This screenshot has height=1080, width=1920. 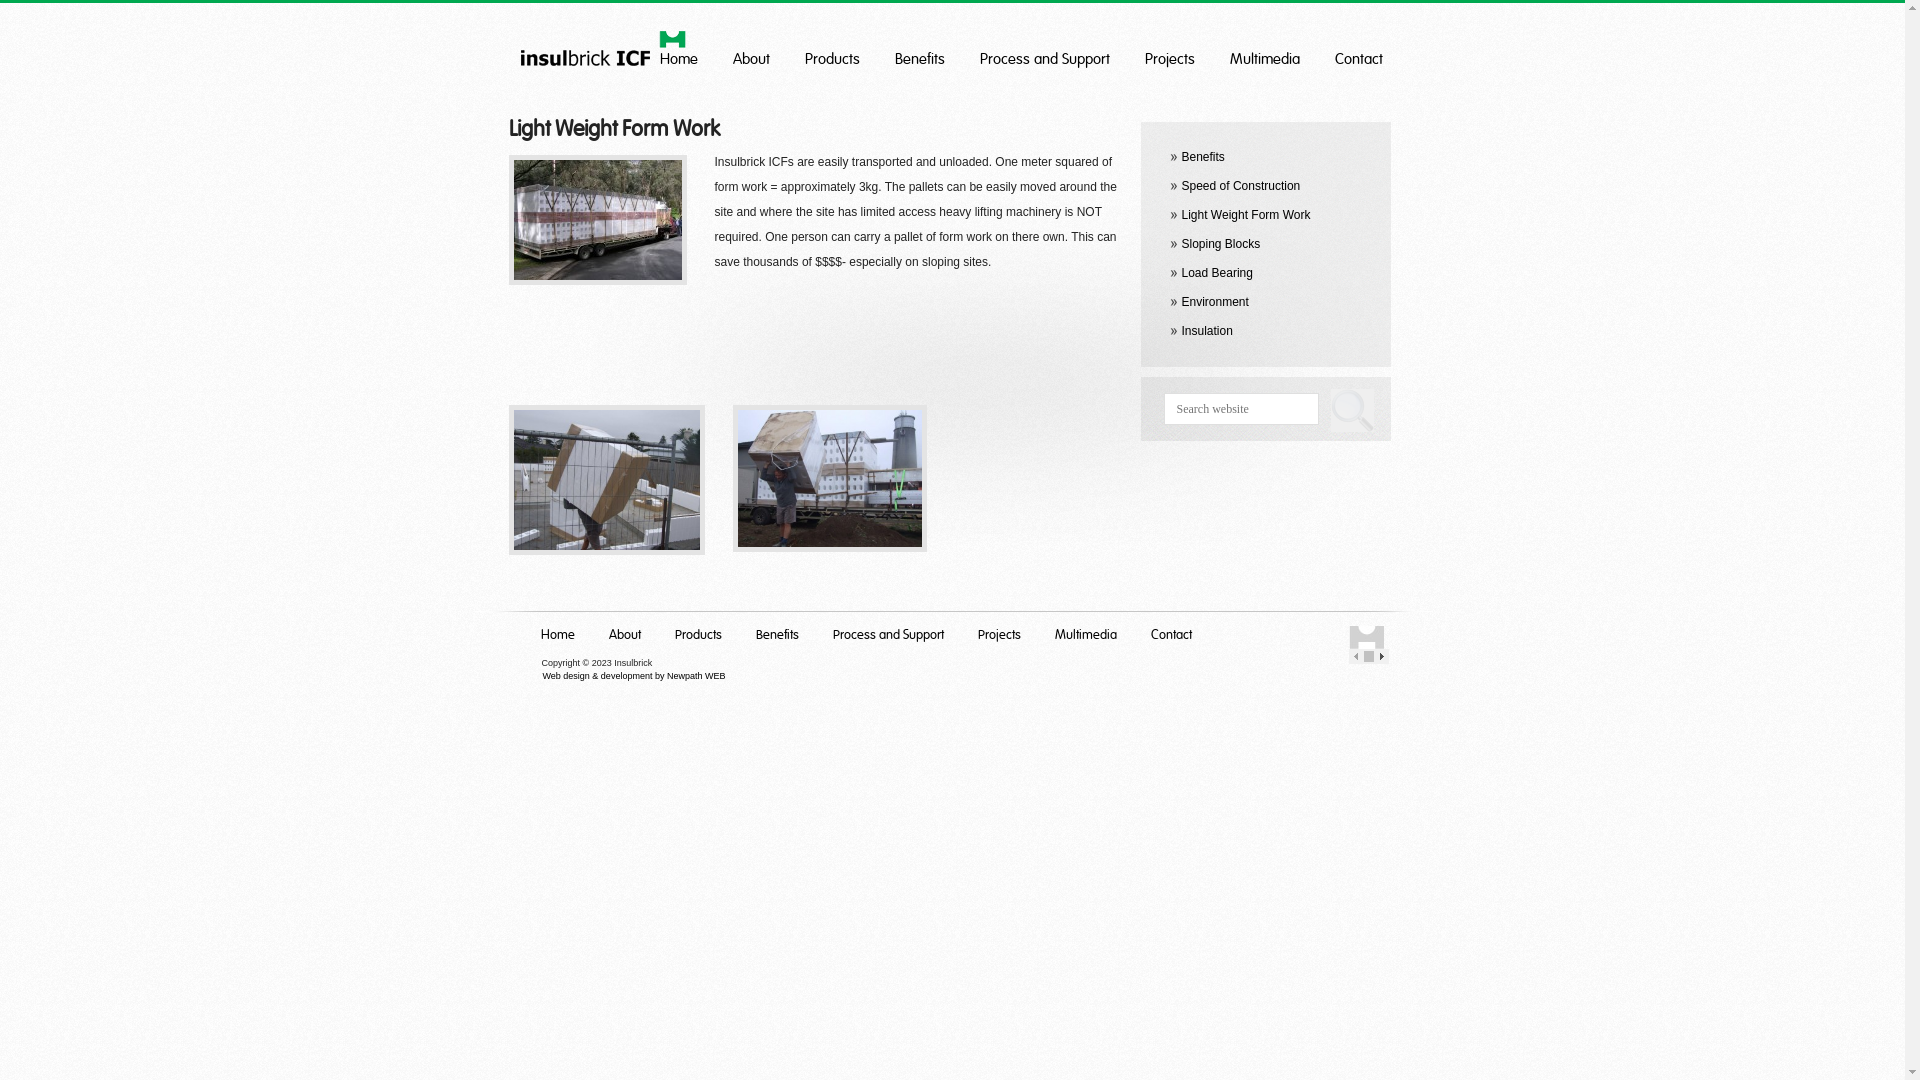 I want to click on 'Environment', so click(x=1214, y=301).